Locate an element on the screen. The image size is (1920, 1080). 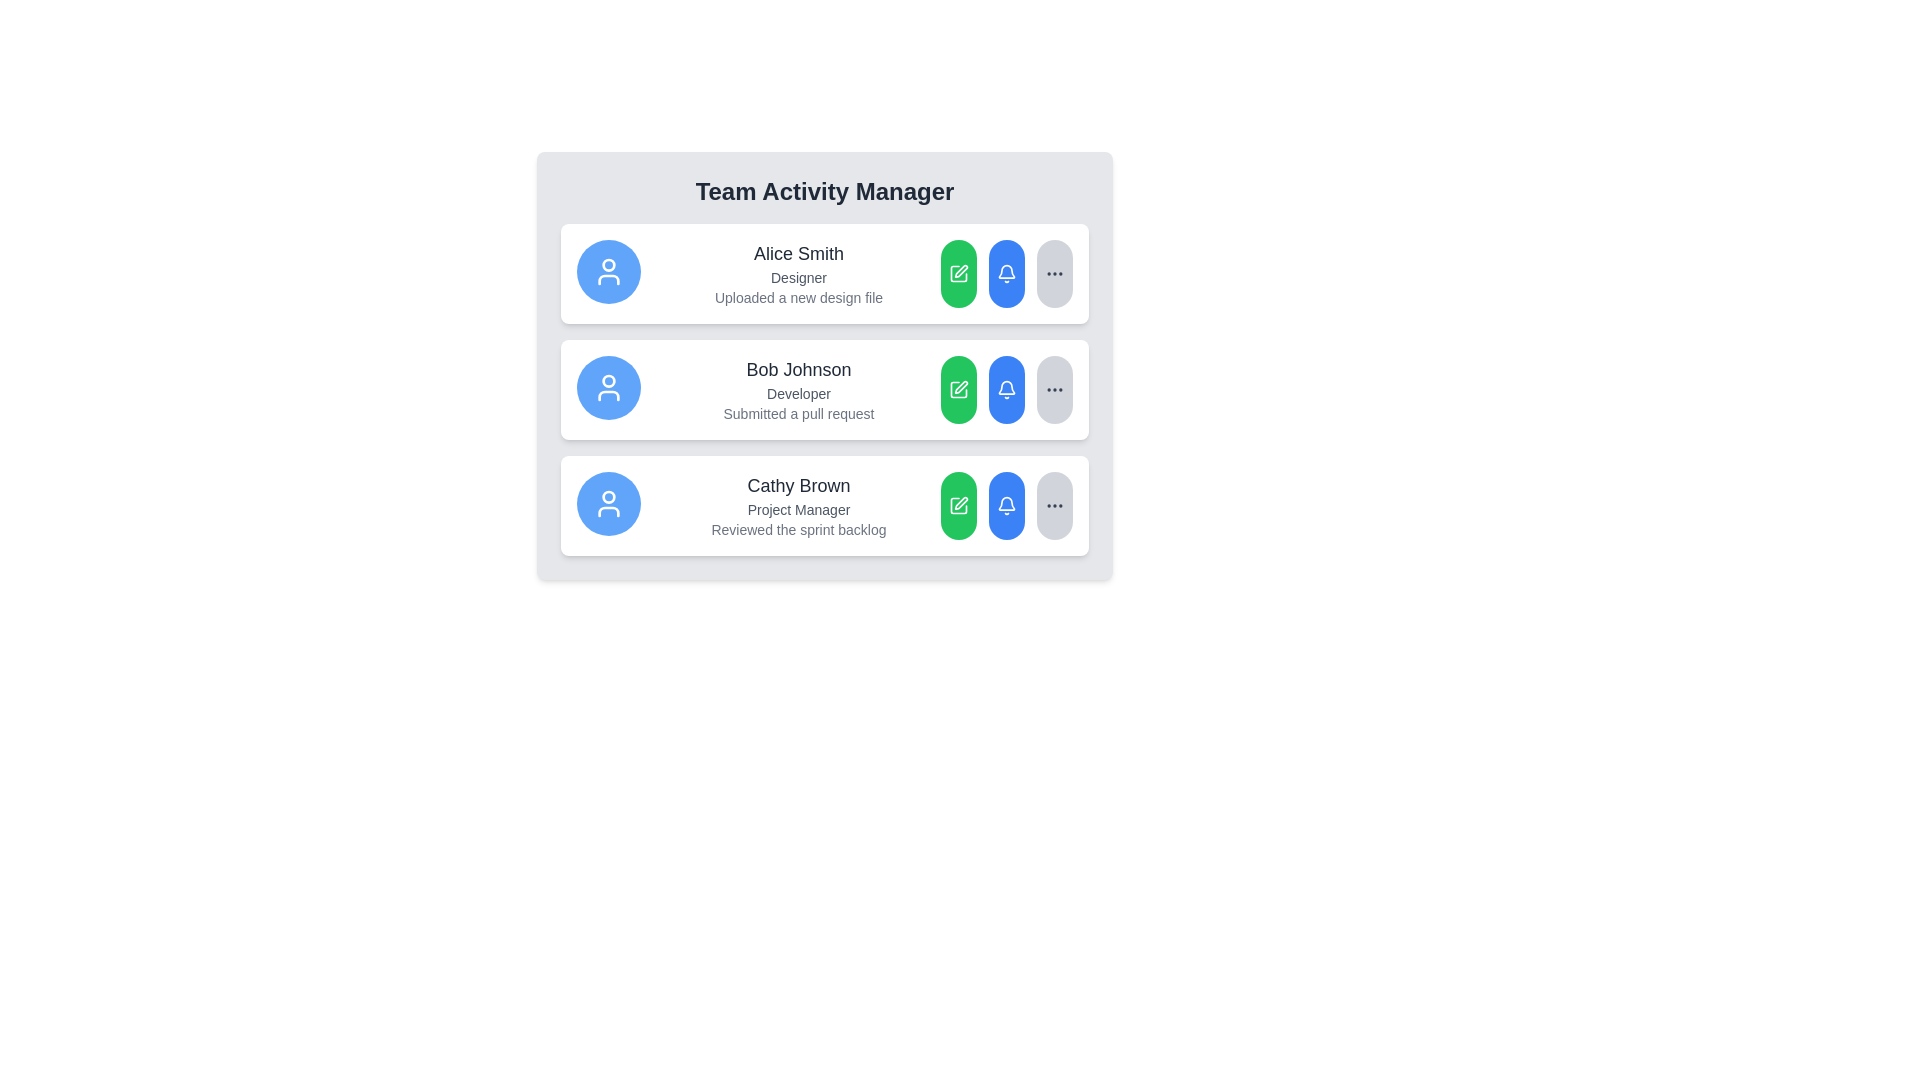
the circular graphical component representing the status of Bob Johnson within the profile icon in the Team Activity Manager interface is located at coordinates (608, 381).